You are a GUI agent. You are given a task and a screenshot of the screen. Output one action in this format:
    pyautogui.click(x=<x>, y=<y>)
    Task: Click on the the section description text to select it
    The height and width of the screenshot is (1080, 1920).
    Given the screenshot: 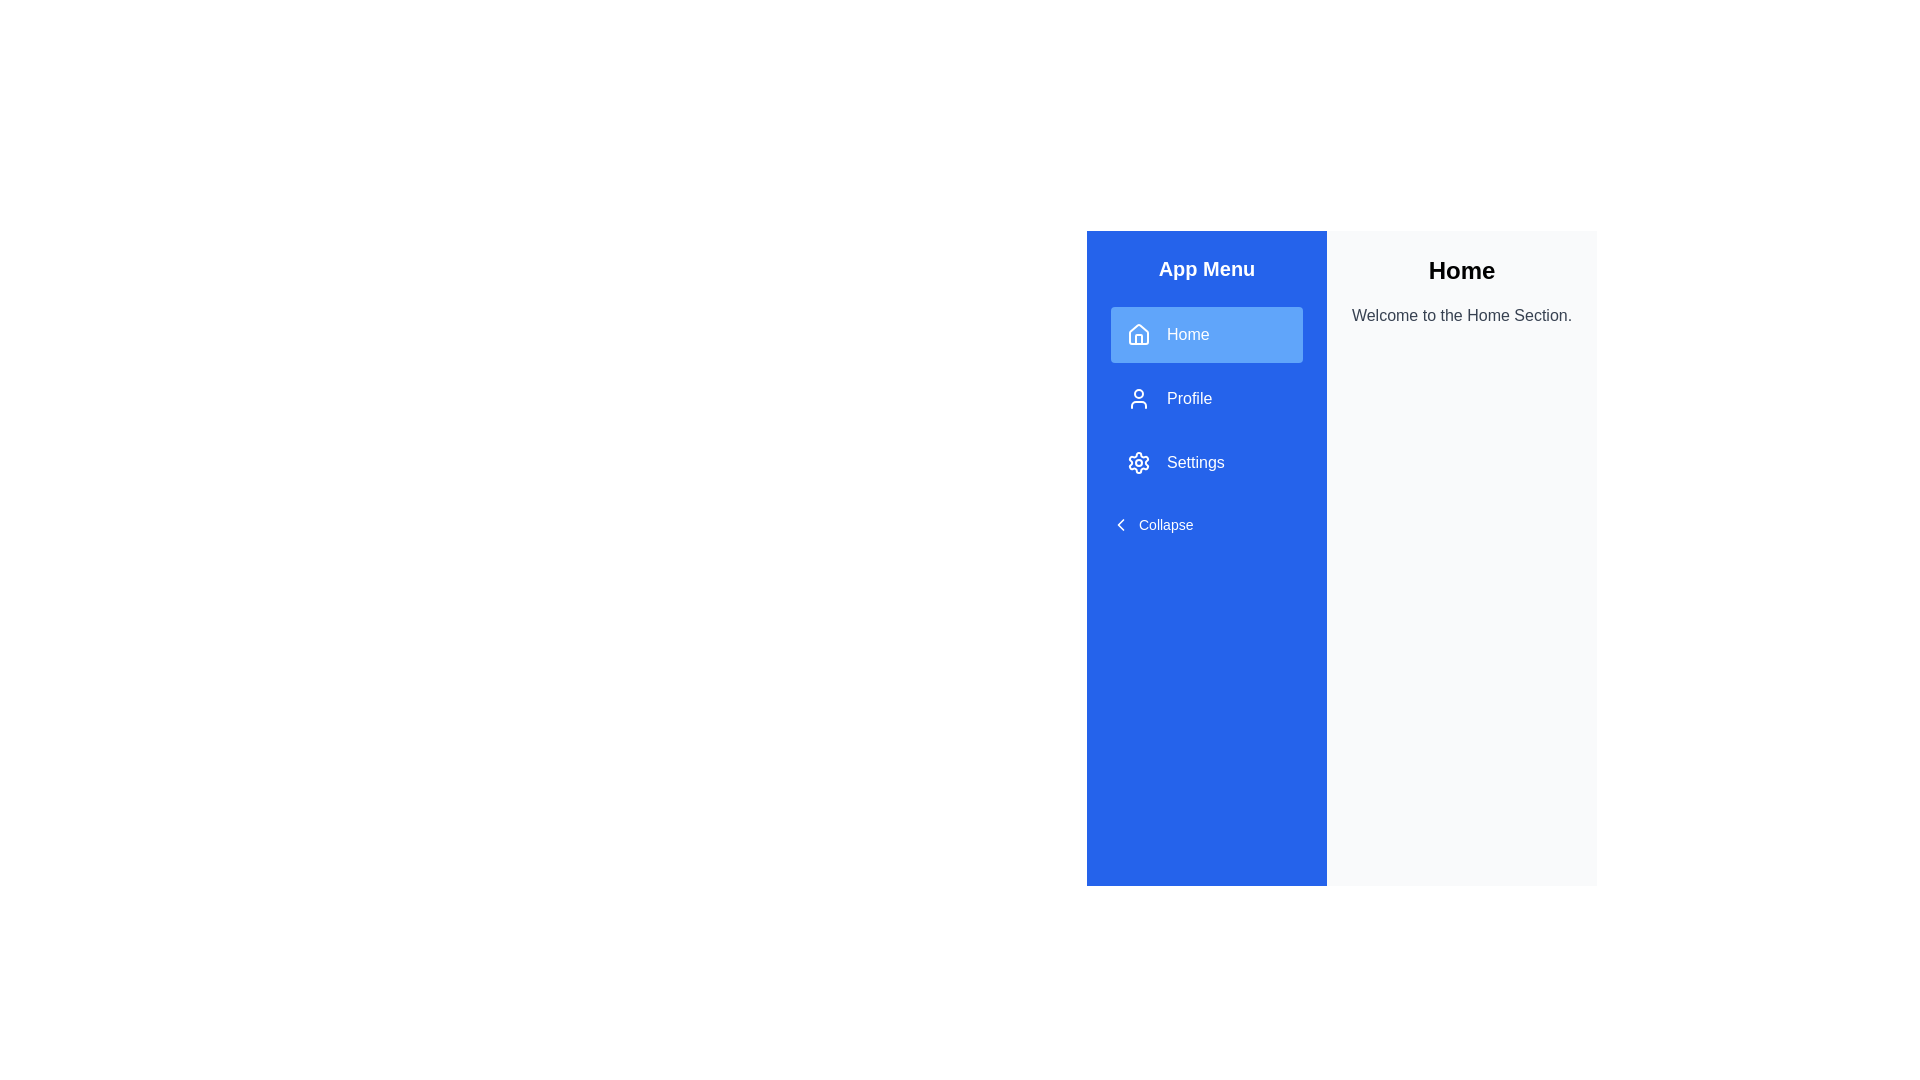 What is the action you would take?
    pyautogui.click(x=1462, y=315)
    